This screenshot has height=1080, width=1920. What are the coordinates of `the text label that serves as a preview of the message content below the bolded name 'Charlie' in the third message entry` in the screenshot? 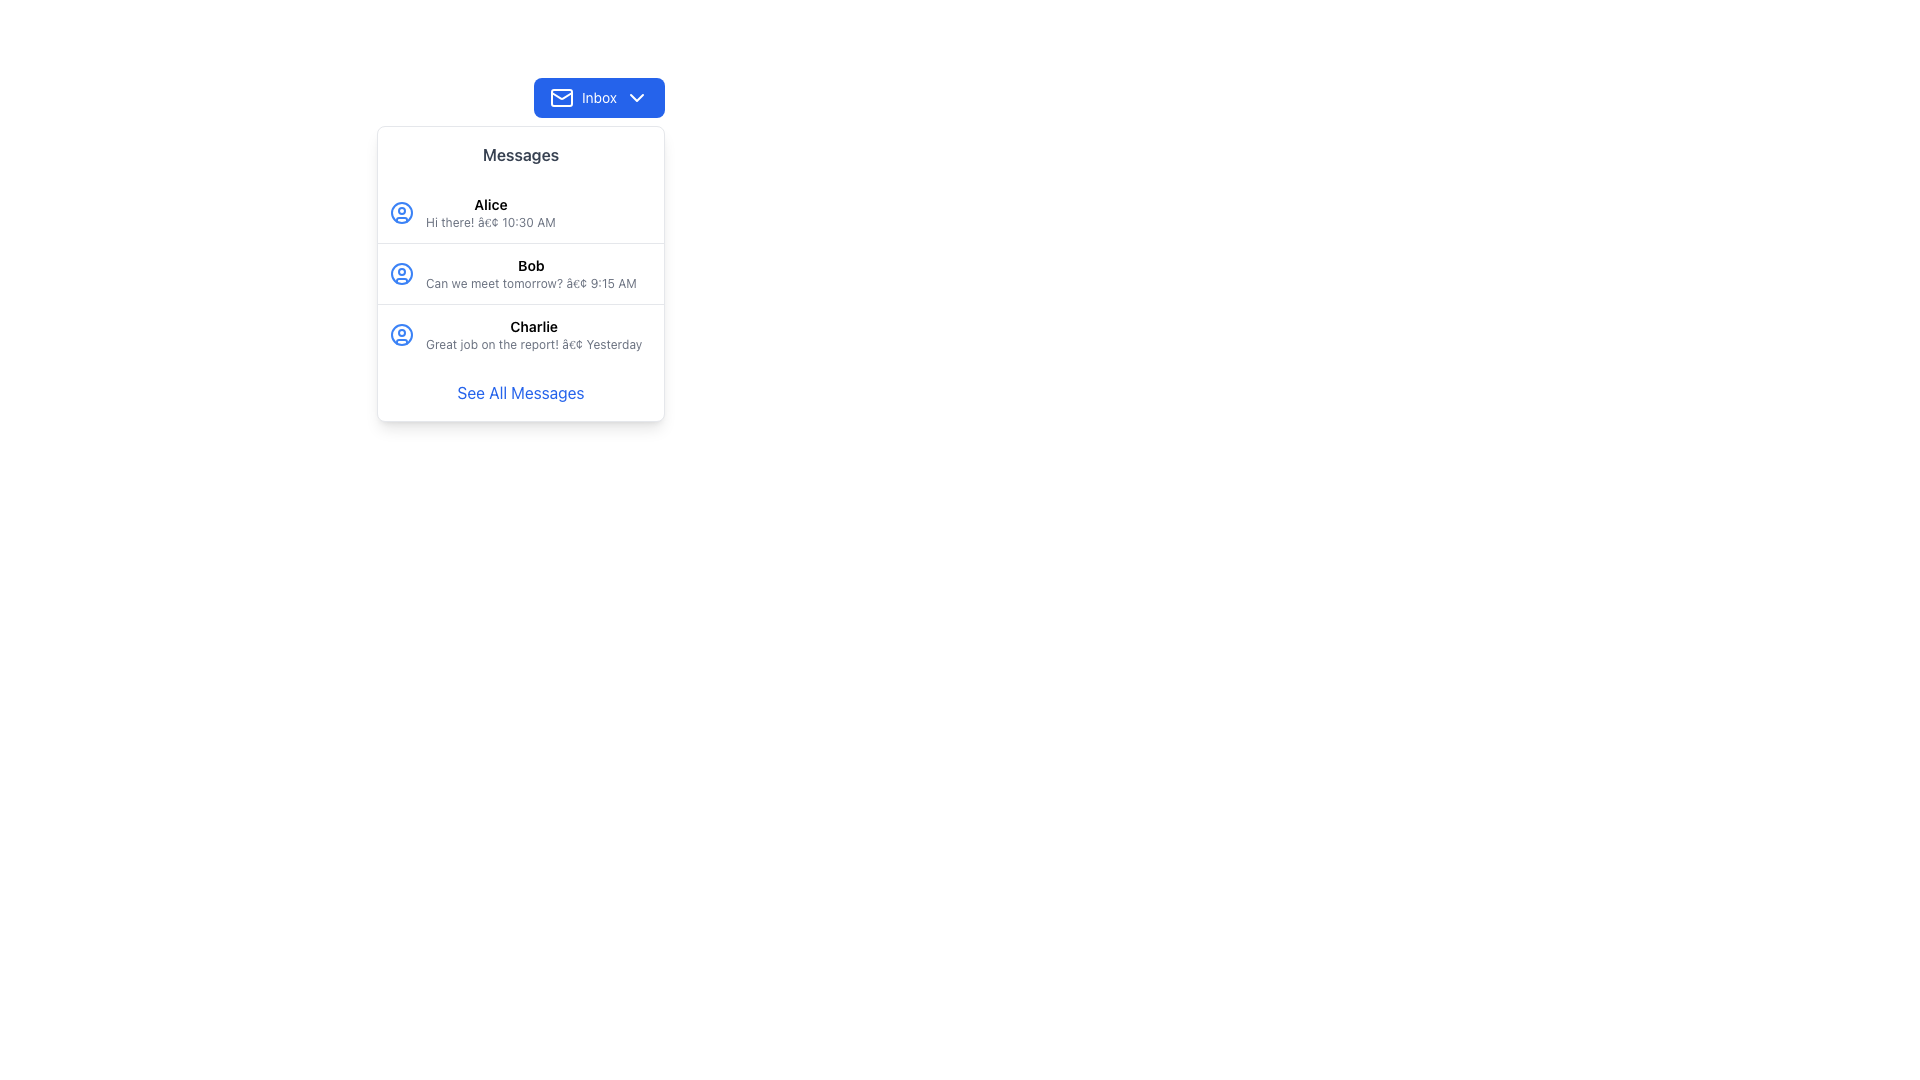 It's located at (534, 343).